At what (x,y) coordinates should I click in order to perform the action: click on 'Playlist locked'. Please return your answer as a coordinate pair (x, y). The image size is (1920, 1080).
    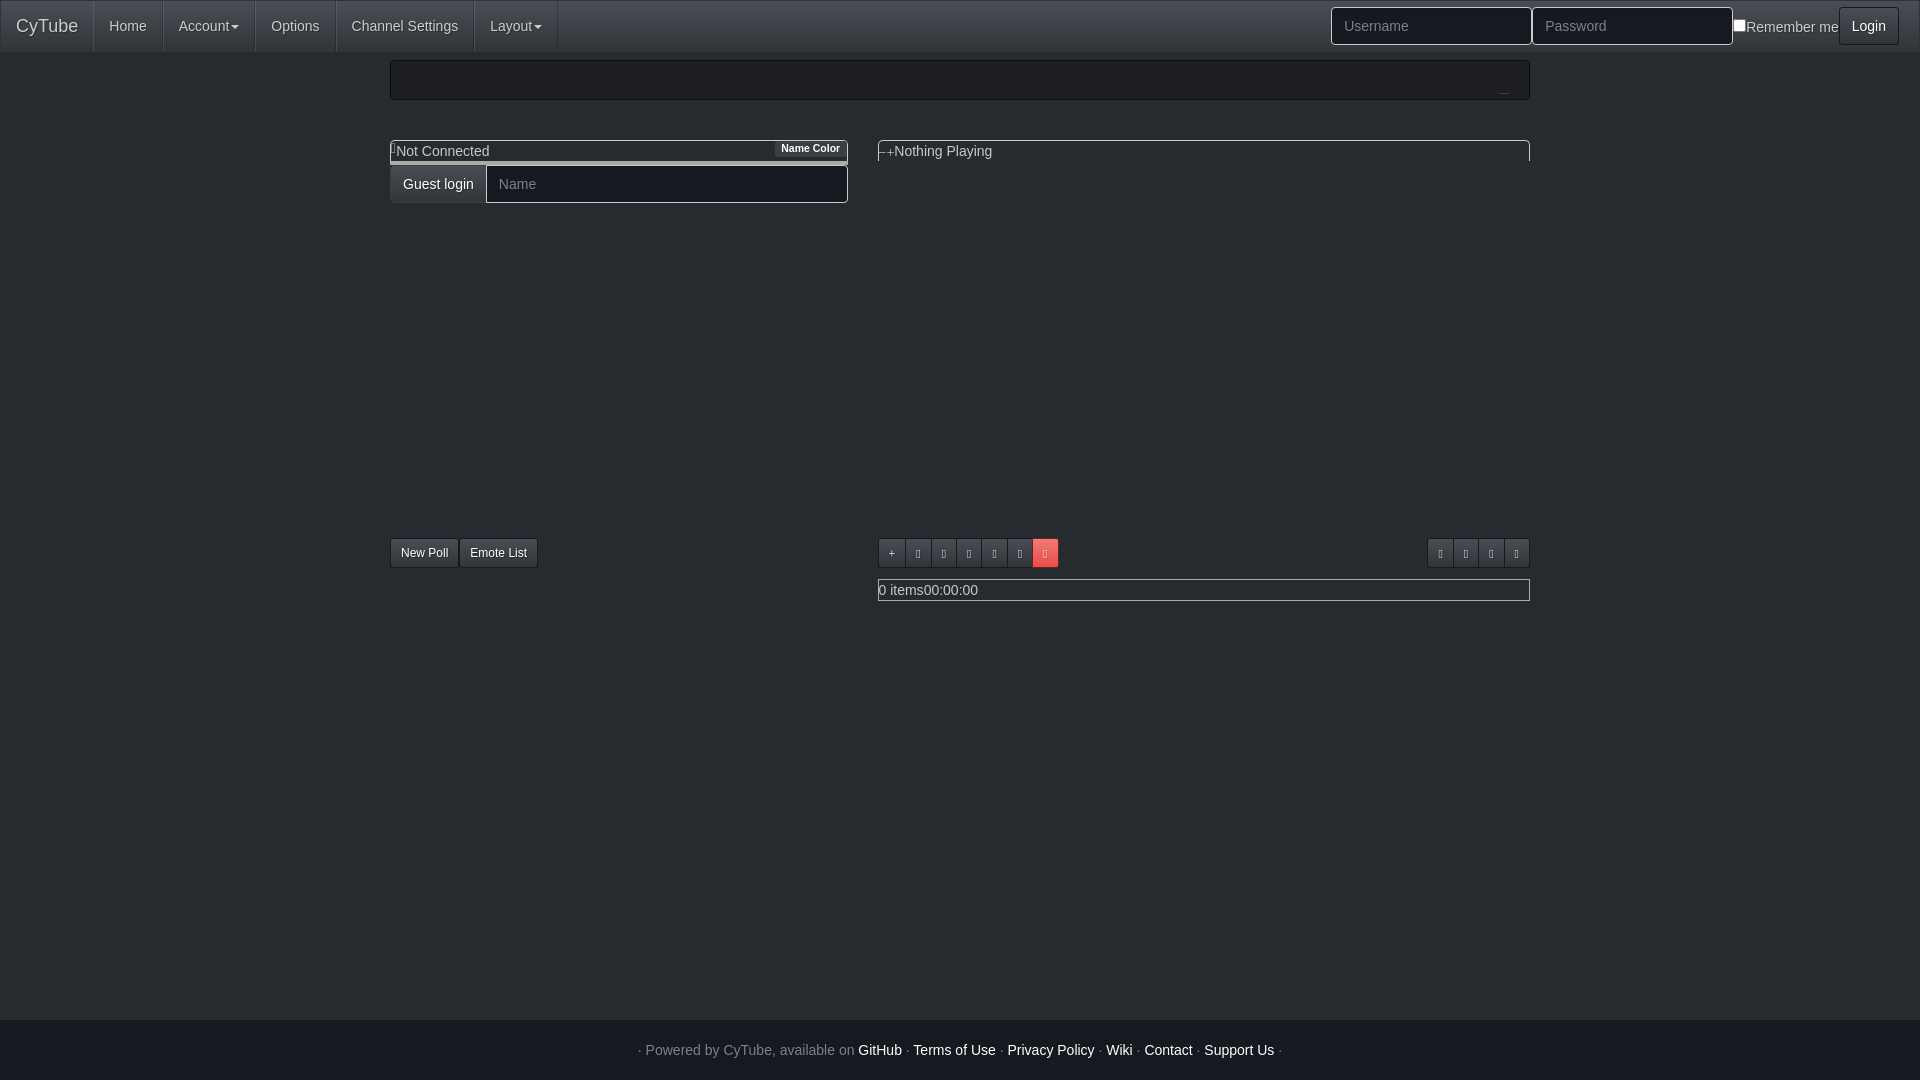
    Looking at the image, I should click on (1044, 552).